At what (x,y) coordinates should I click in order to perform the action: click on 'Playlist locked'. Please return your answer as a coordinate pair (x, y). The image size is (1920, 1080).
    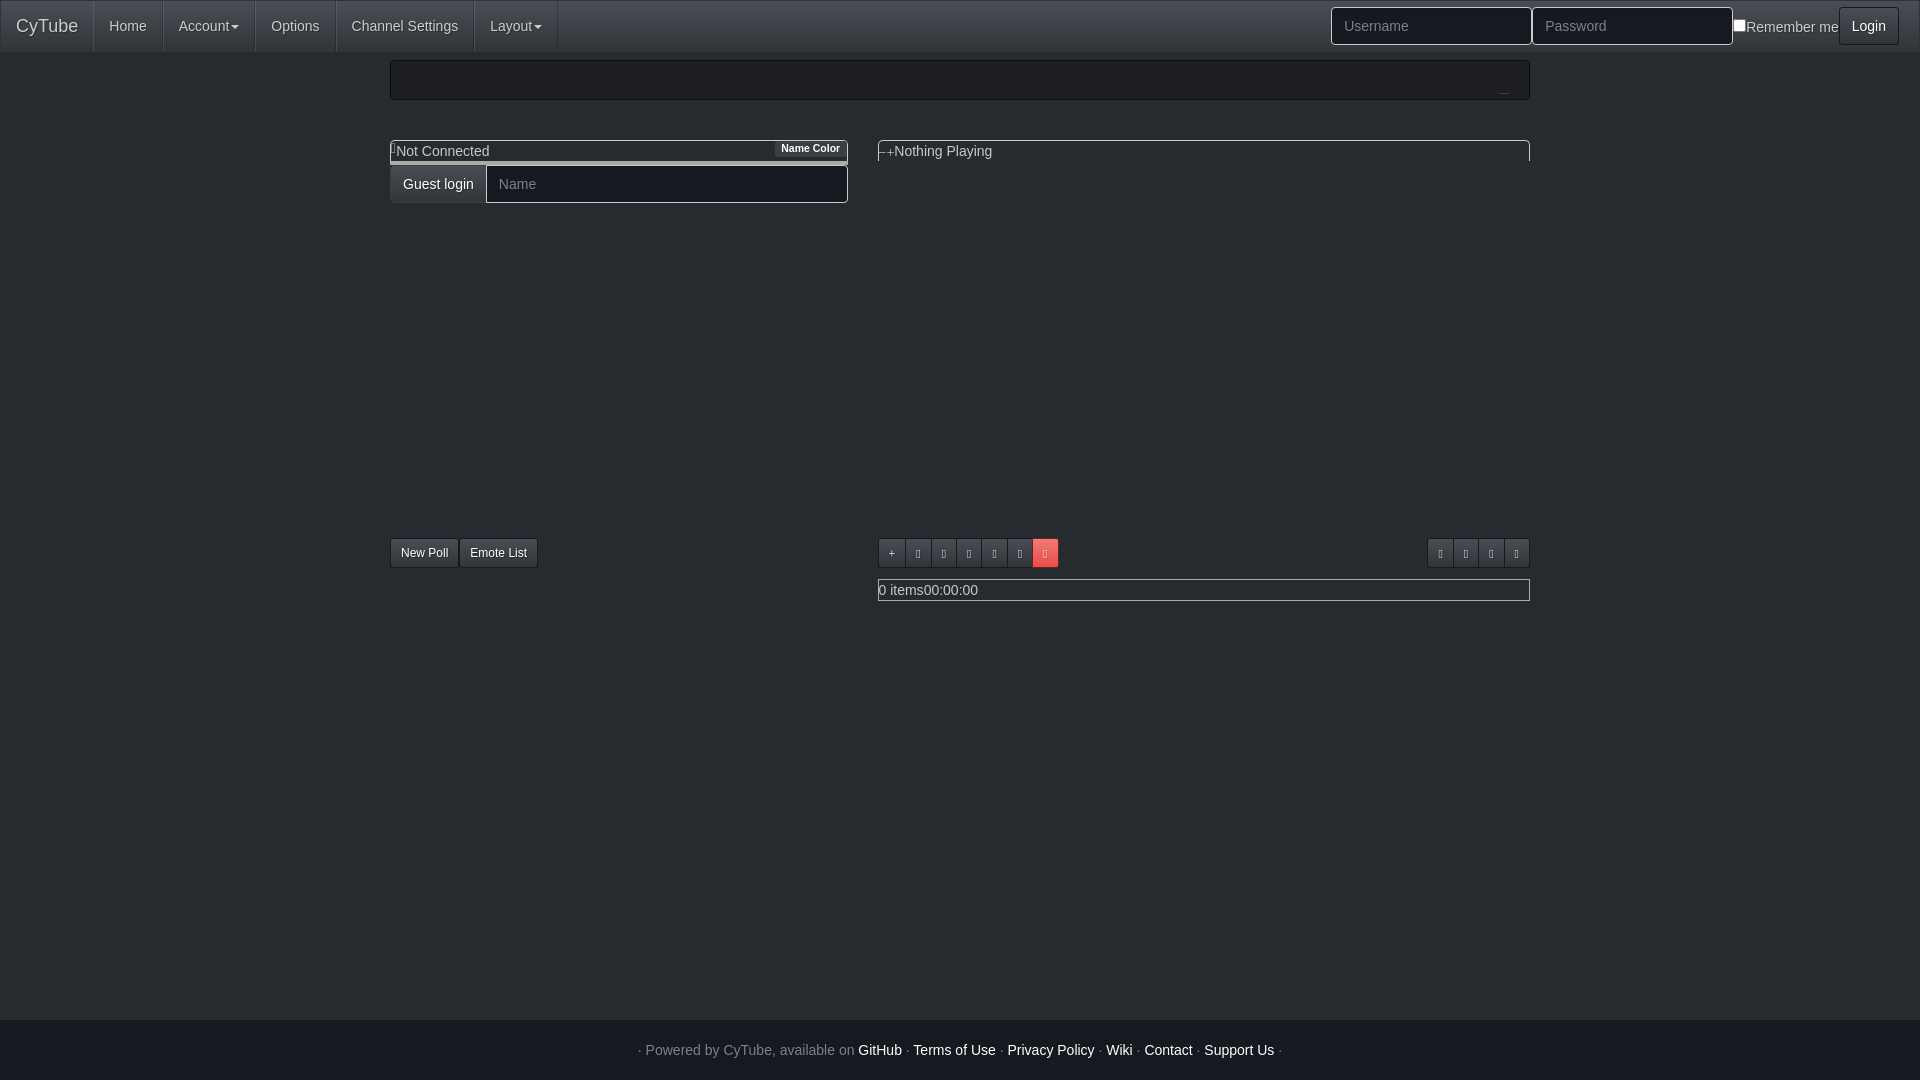
    Looking at the image, I should click on (1044, 552).